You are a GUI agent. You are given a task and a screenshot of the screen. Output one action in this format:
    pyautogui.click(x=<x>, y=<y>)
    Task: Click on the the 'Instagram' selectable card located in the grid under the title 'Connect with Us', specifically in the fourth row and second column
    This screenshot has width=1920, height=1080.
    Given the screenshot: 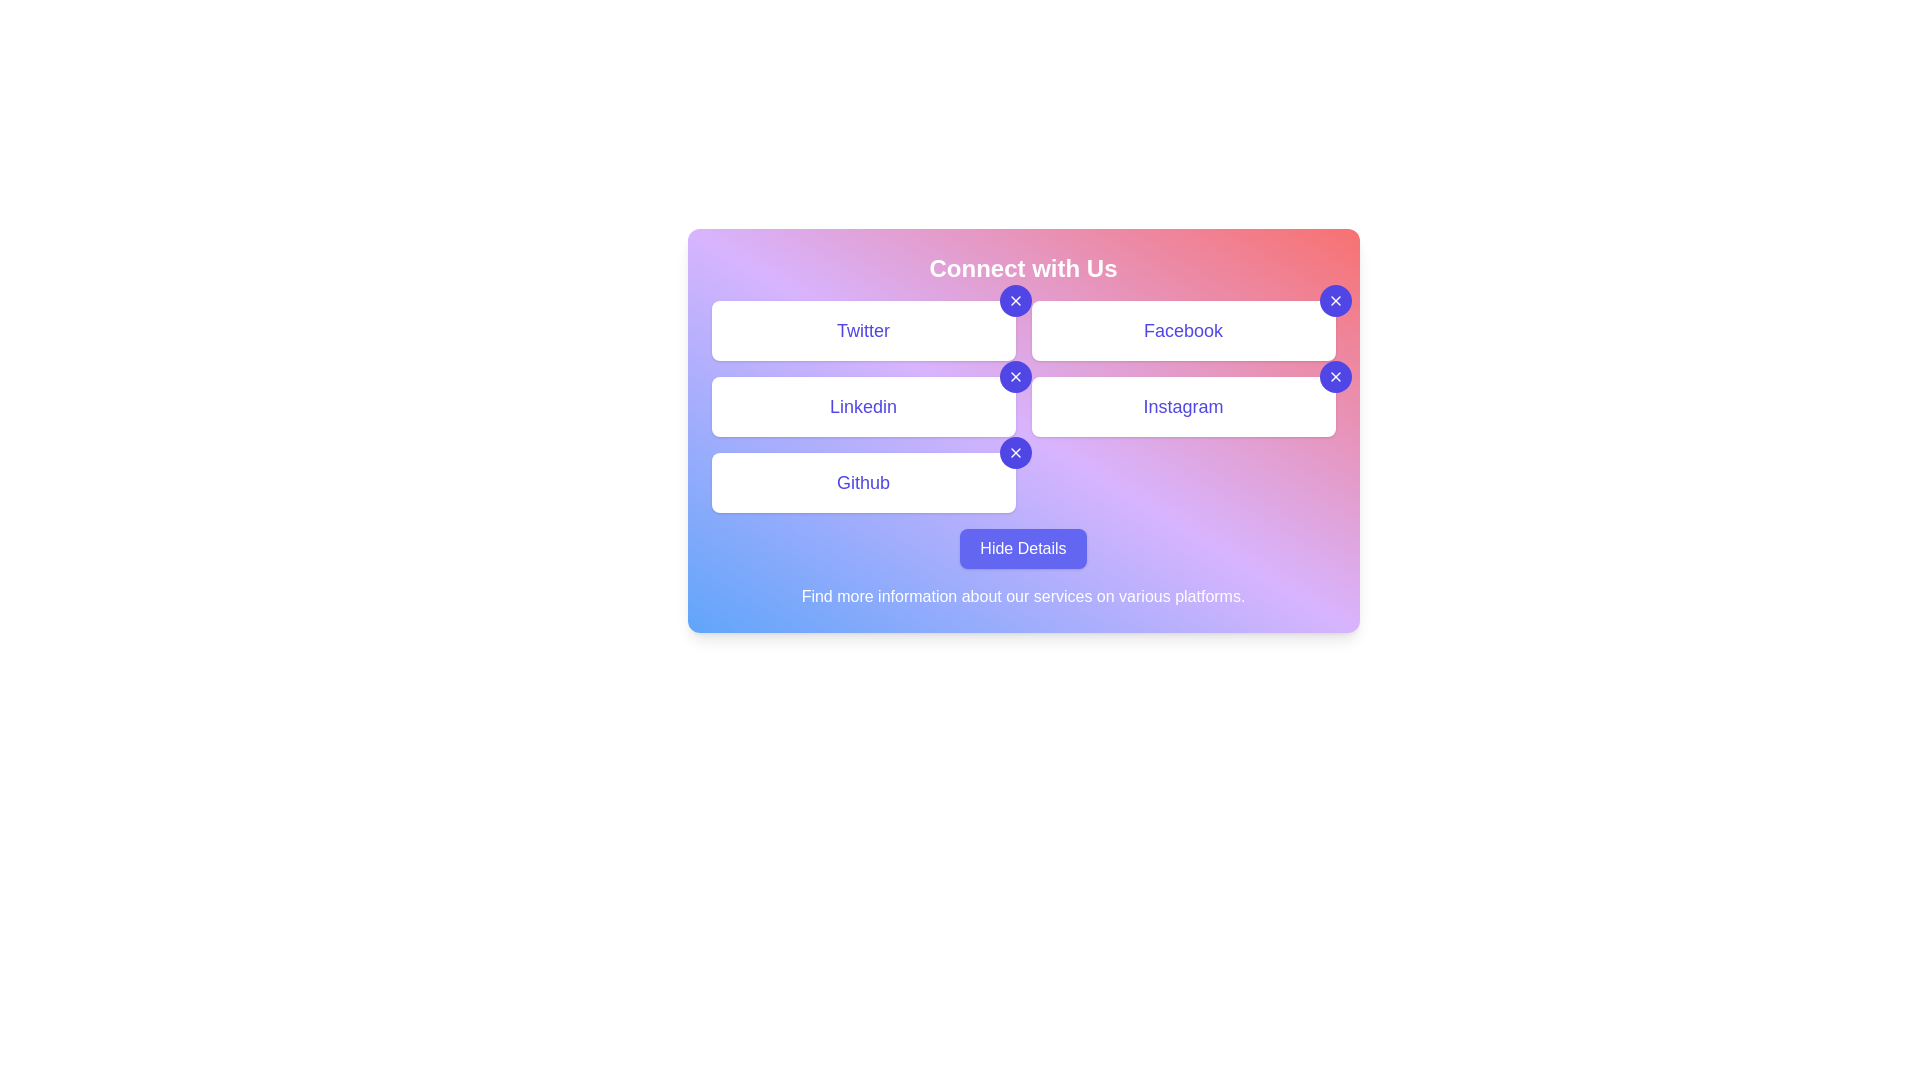 What is the action you would take?
    pyautogui.click(x=1183, y=406)
    